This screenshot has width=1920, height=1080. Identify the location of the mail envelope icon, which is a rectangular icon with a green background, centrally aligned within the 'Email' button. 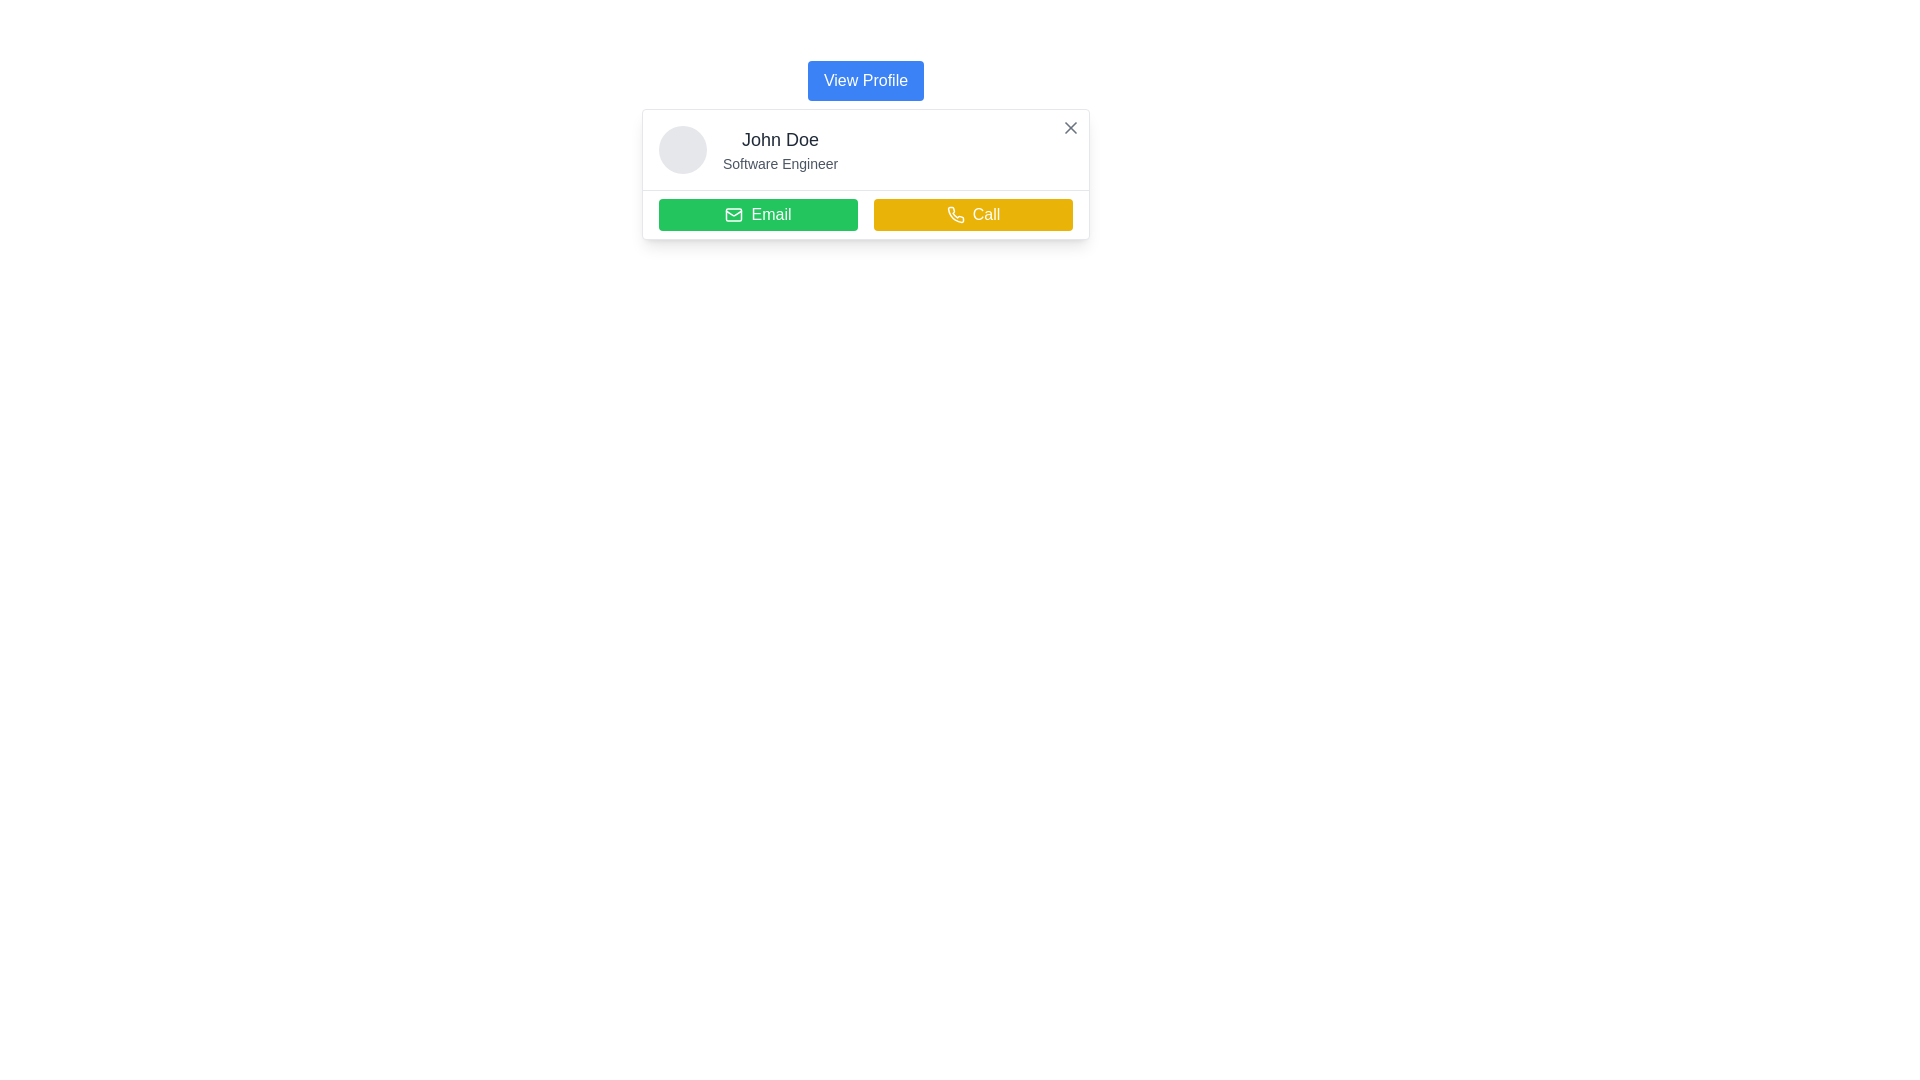
(733, 215).